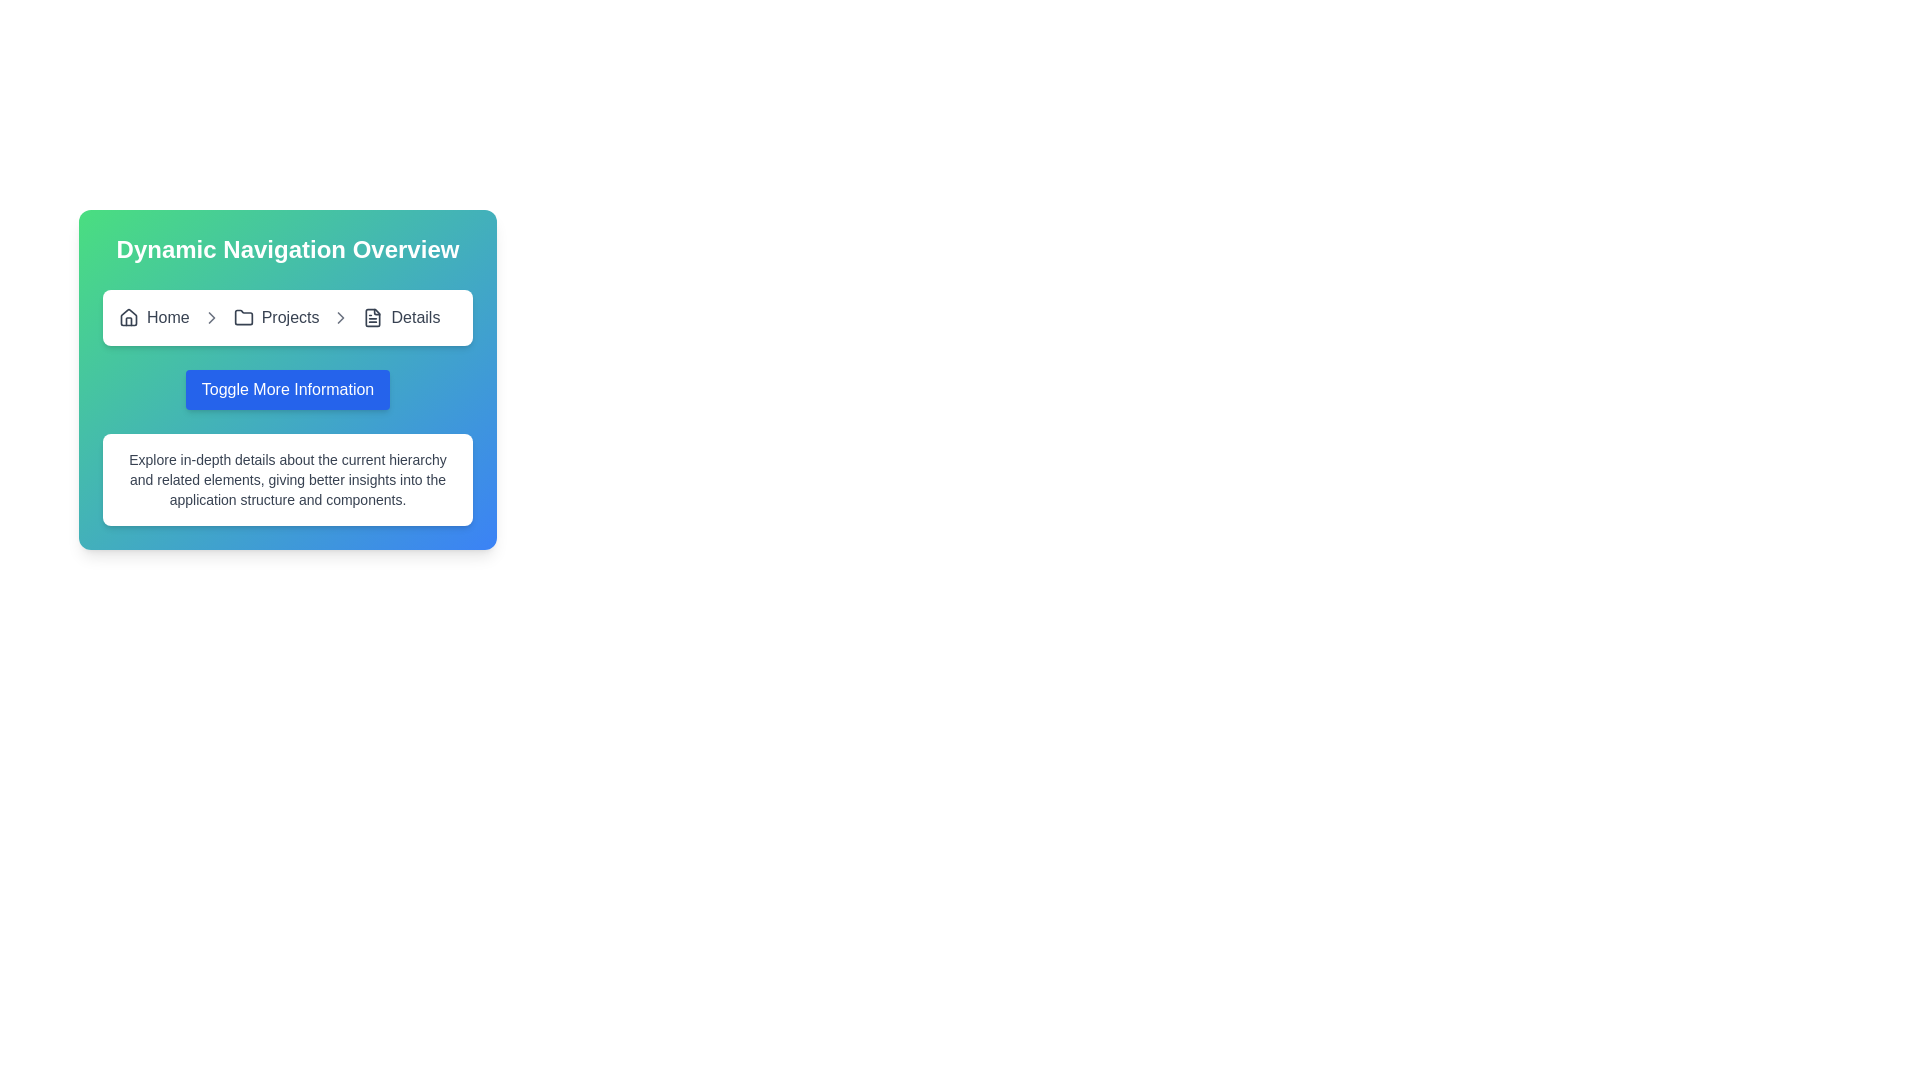 The width and height of the screenshot is (1920, 1080). I want to click on the link displaying the text 'Details' with an adjacent document icon in the breadcrumb navigation, so click(400, 316).